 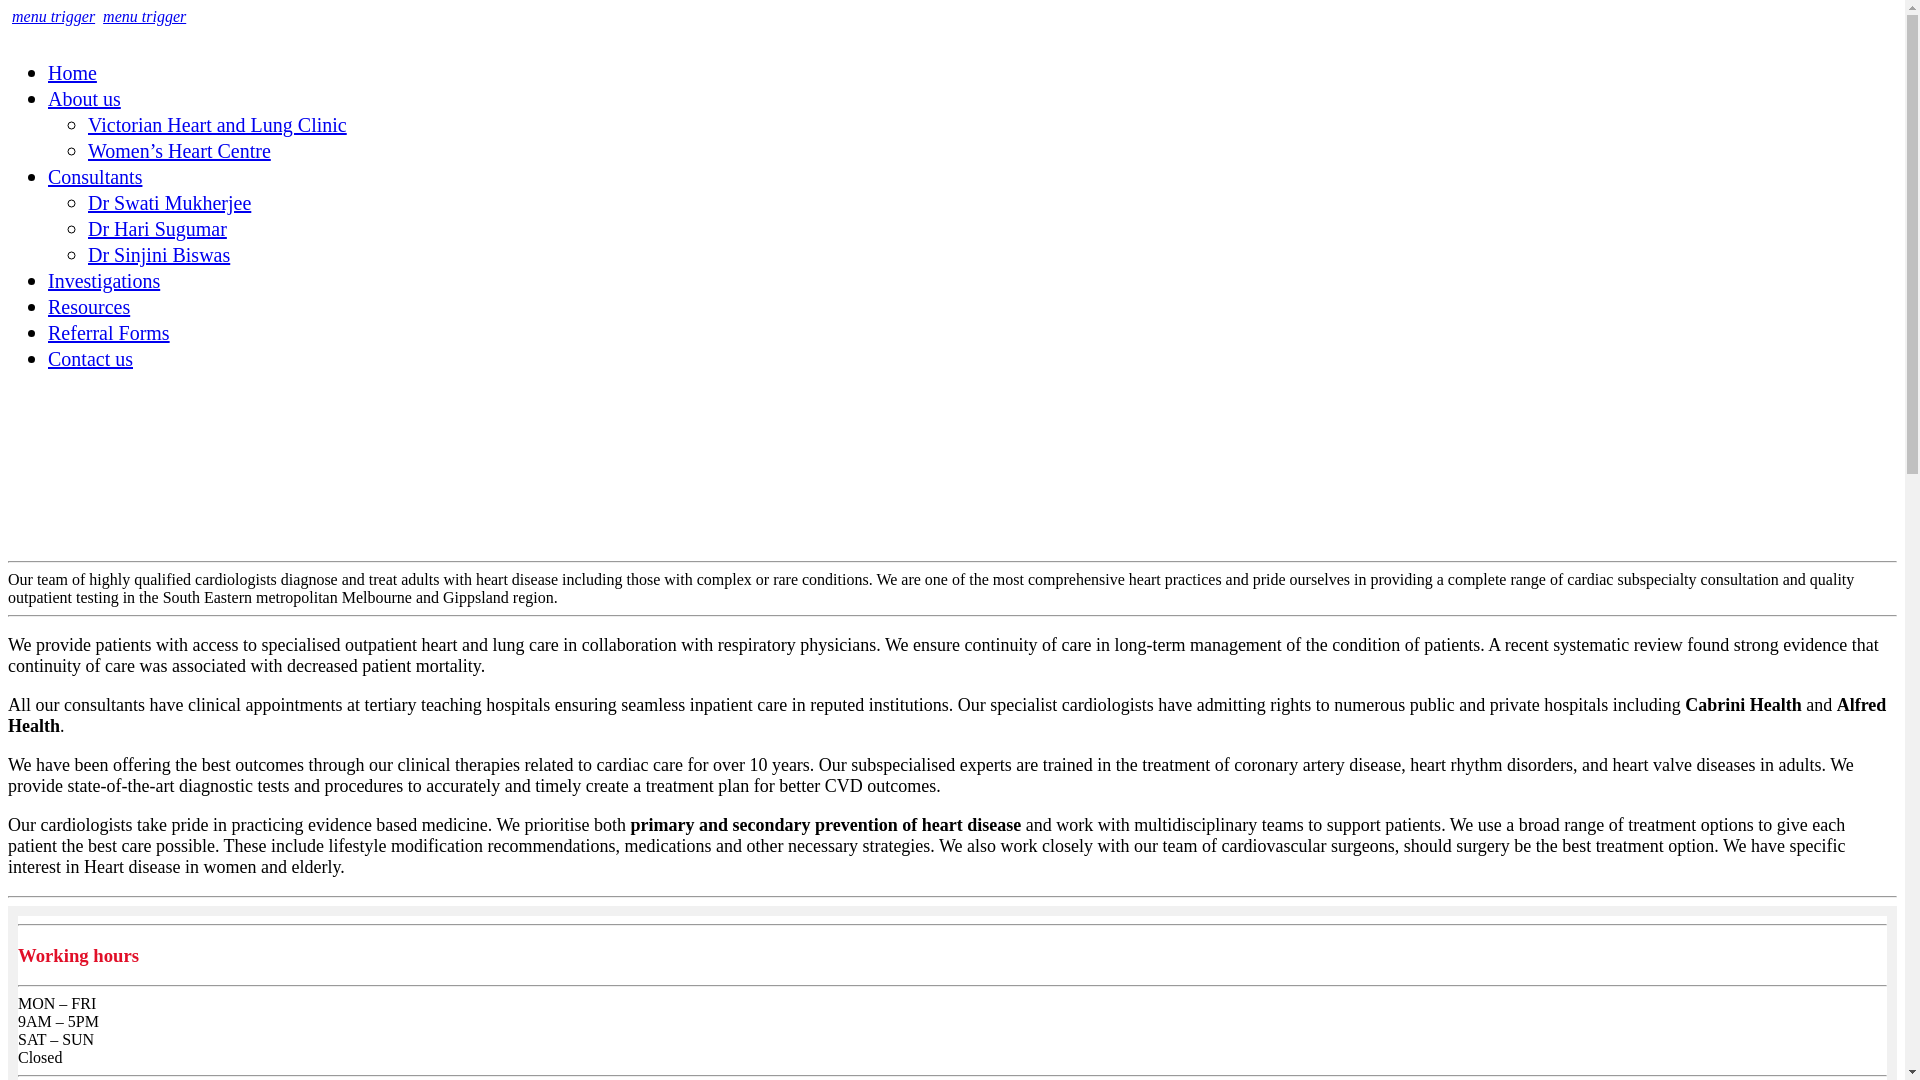 What do you see at coordinates (83, 99) in the screenshot?
I see `'About us'` at bounding box center [83, 99].